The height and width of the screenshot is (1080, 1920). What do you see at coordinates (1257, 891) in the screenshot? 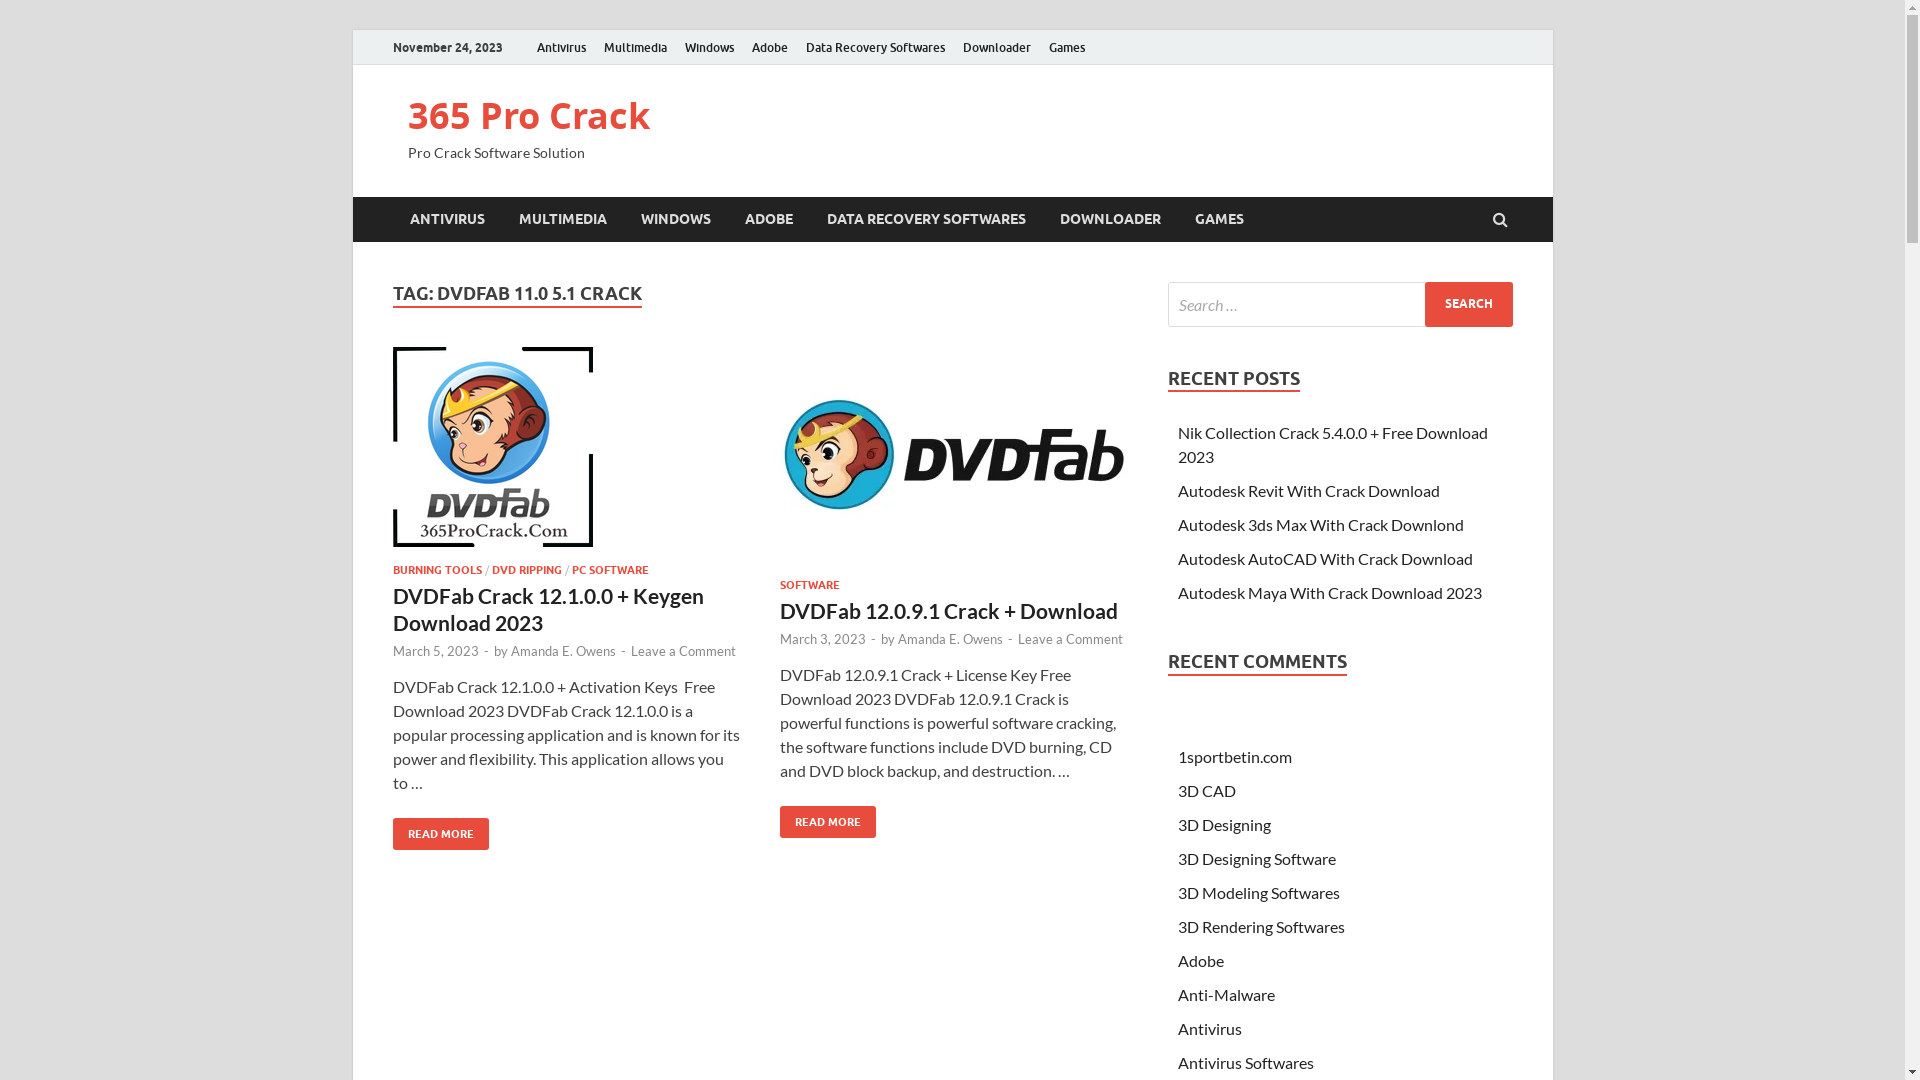
I see `'3D Modeling Softwares'` at bounding box center [1257, 891].